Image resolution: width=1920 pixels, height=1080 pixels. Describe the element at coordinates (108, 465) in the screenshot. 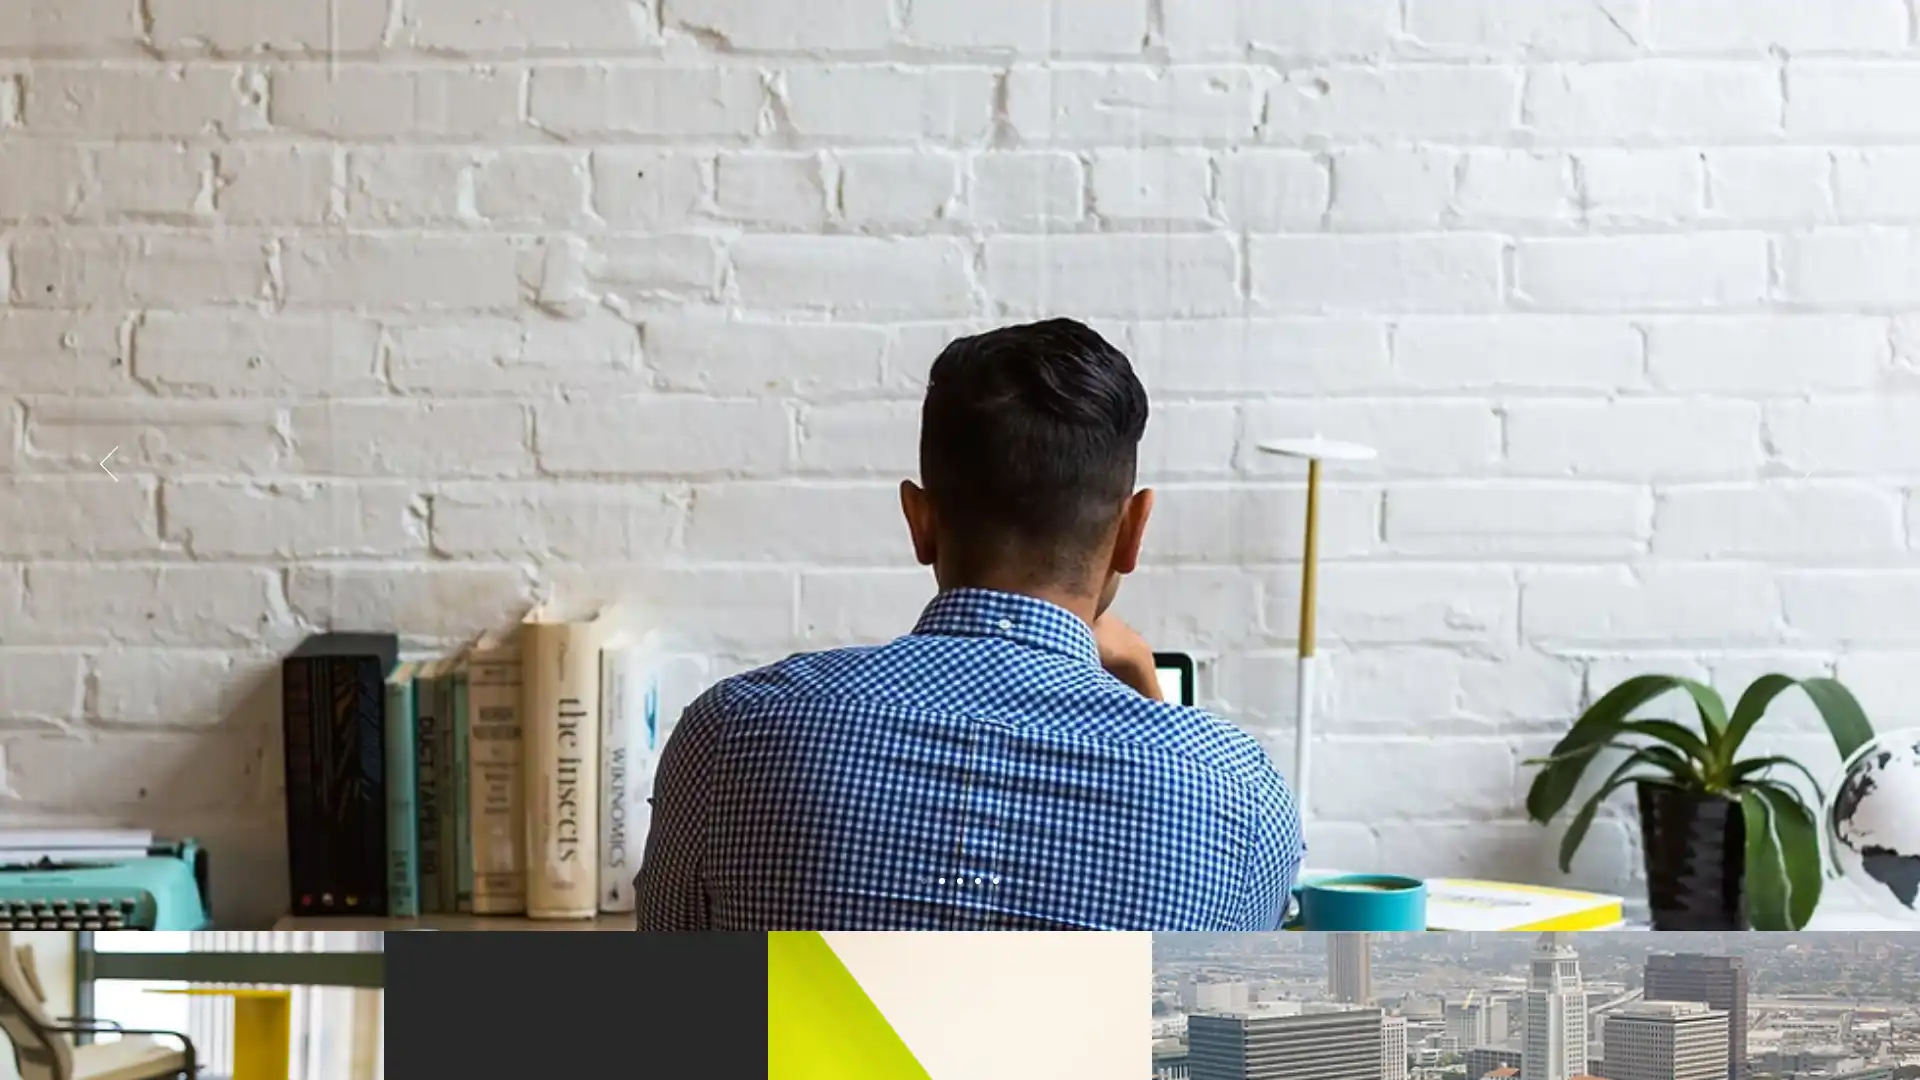

I see `Previous` at that location.